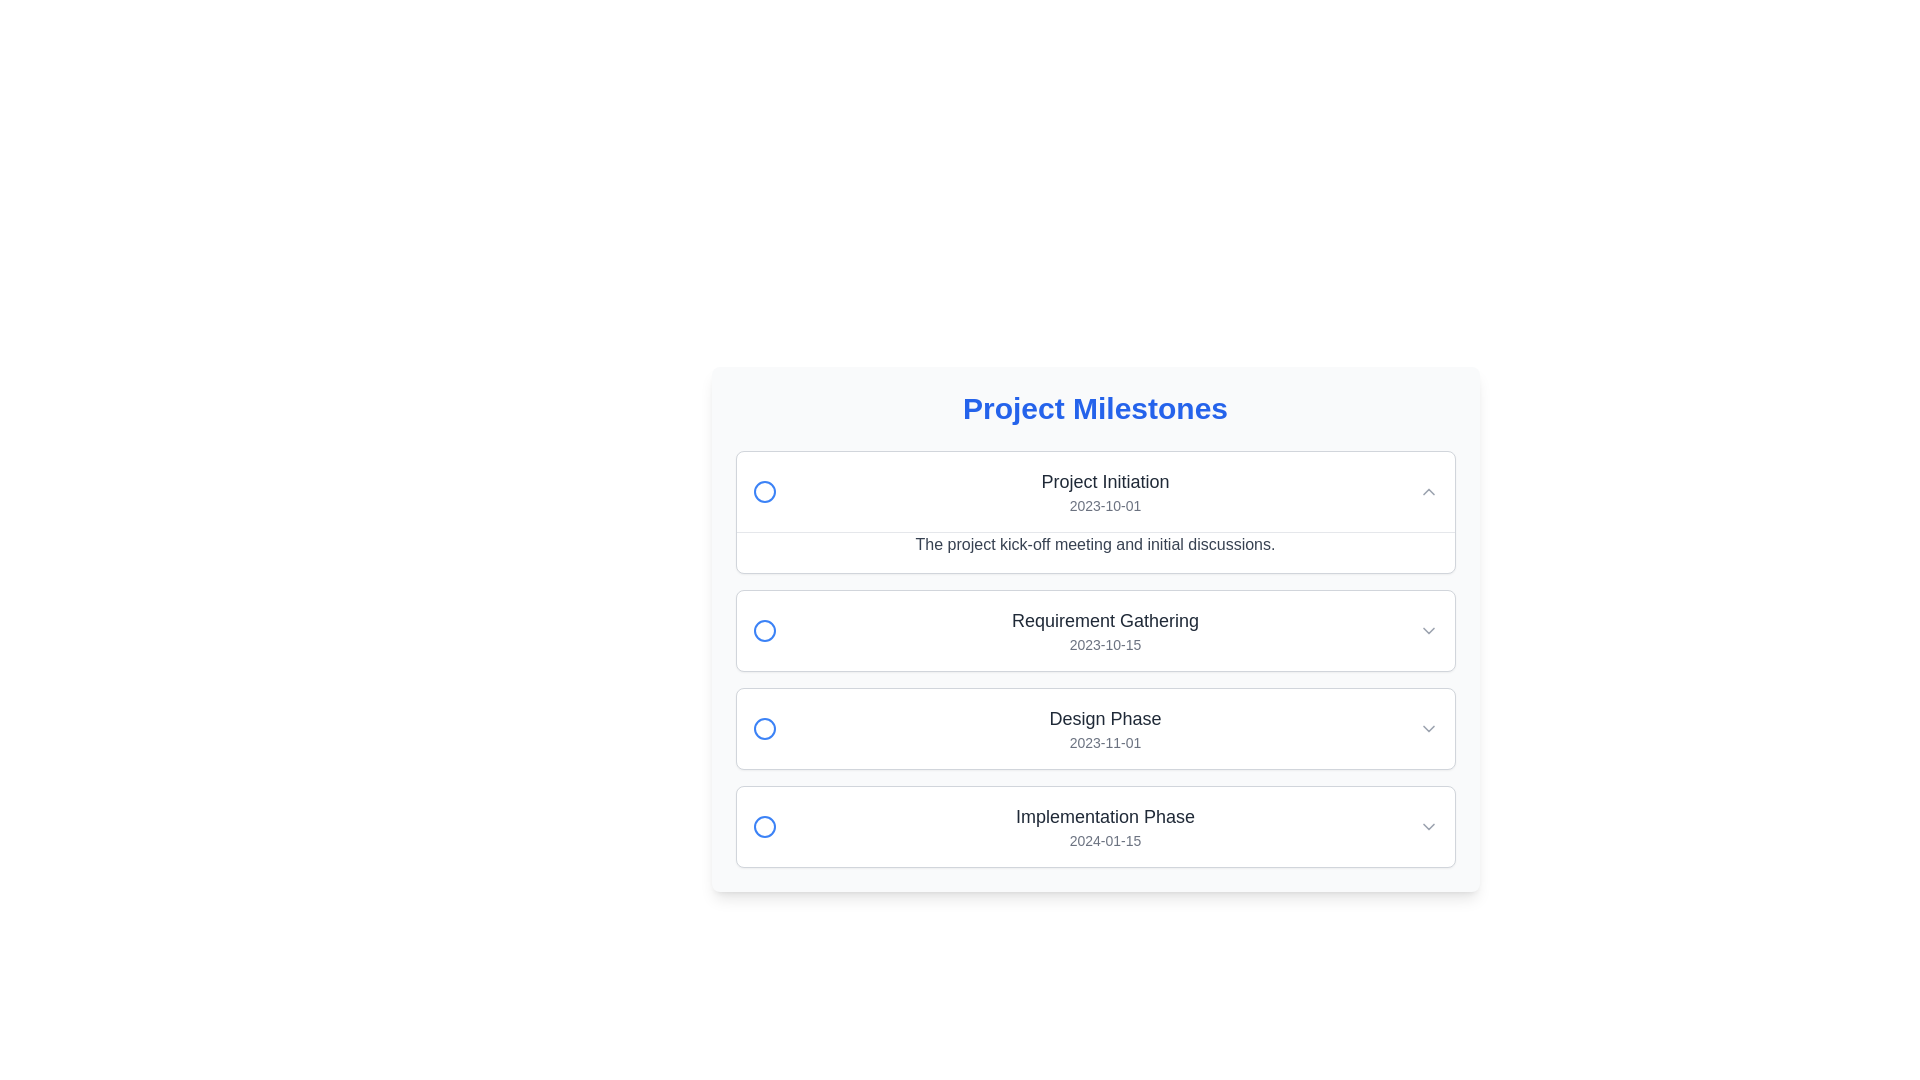  I want to click on the small circular icon with a blue stroke located to the left of the 'Implementation Phase' list item, so click(763, 826).